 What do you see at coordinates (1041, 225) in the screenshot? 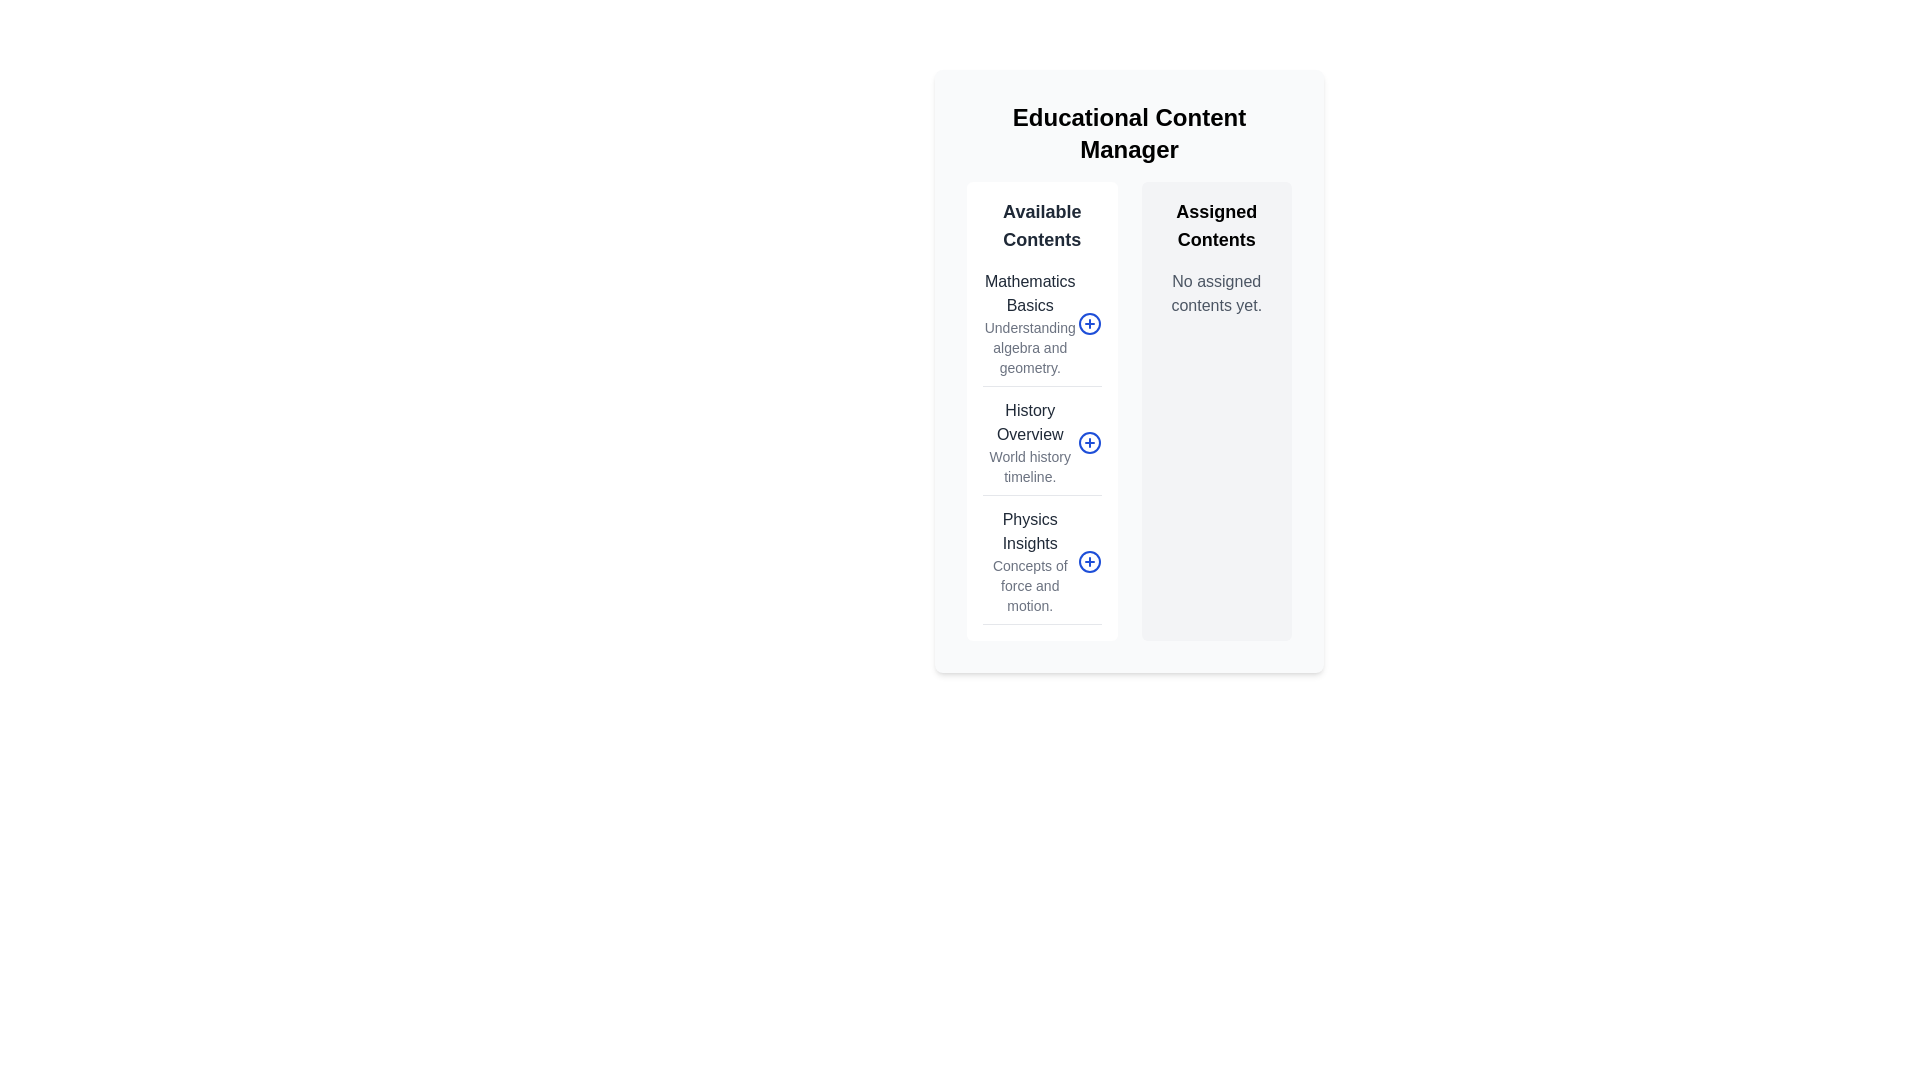
I see `the header text label that provides a brief description of the educational topics section, positioned above the list items such as 'Mathematics Basics', 'History Overview', and 'Physics Insights'` at bounding box center [1041, 225].